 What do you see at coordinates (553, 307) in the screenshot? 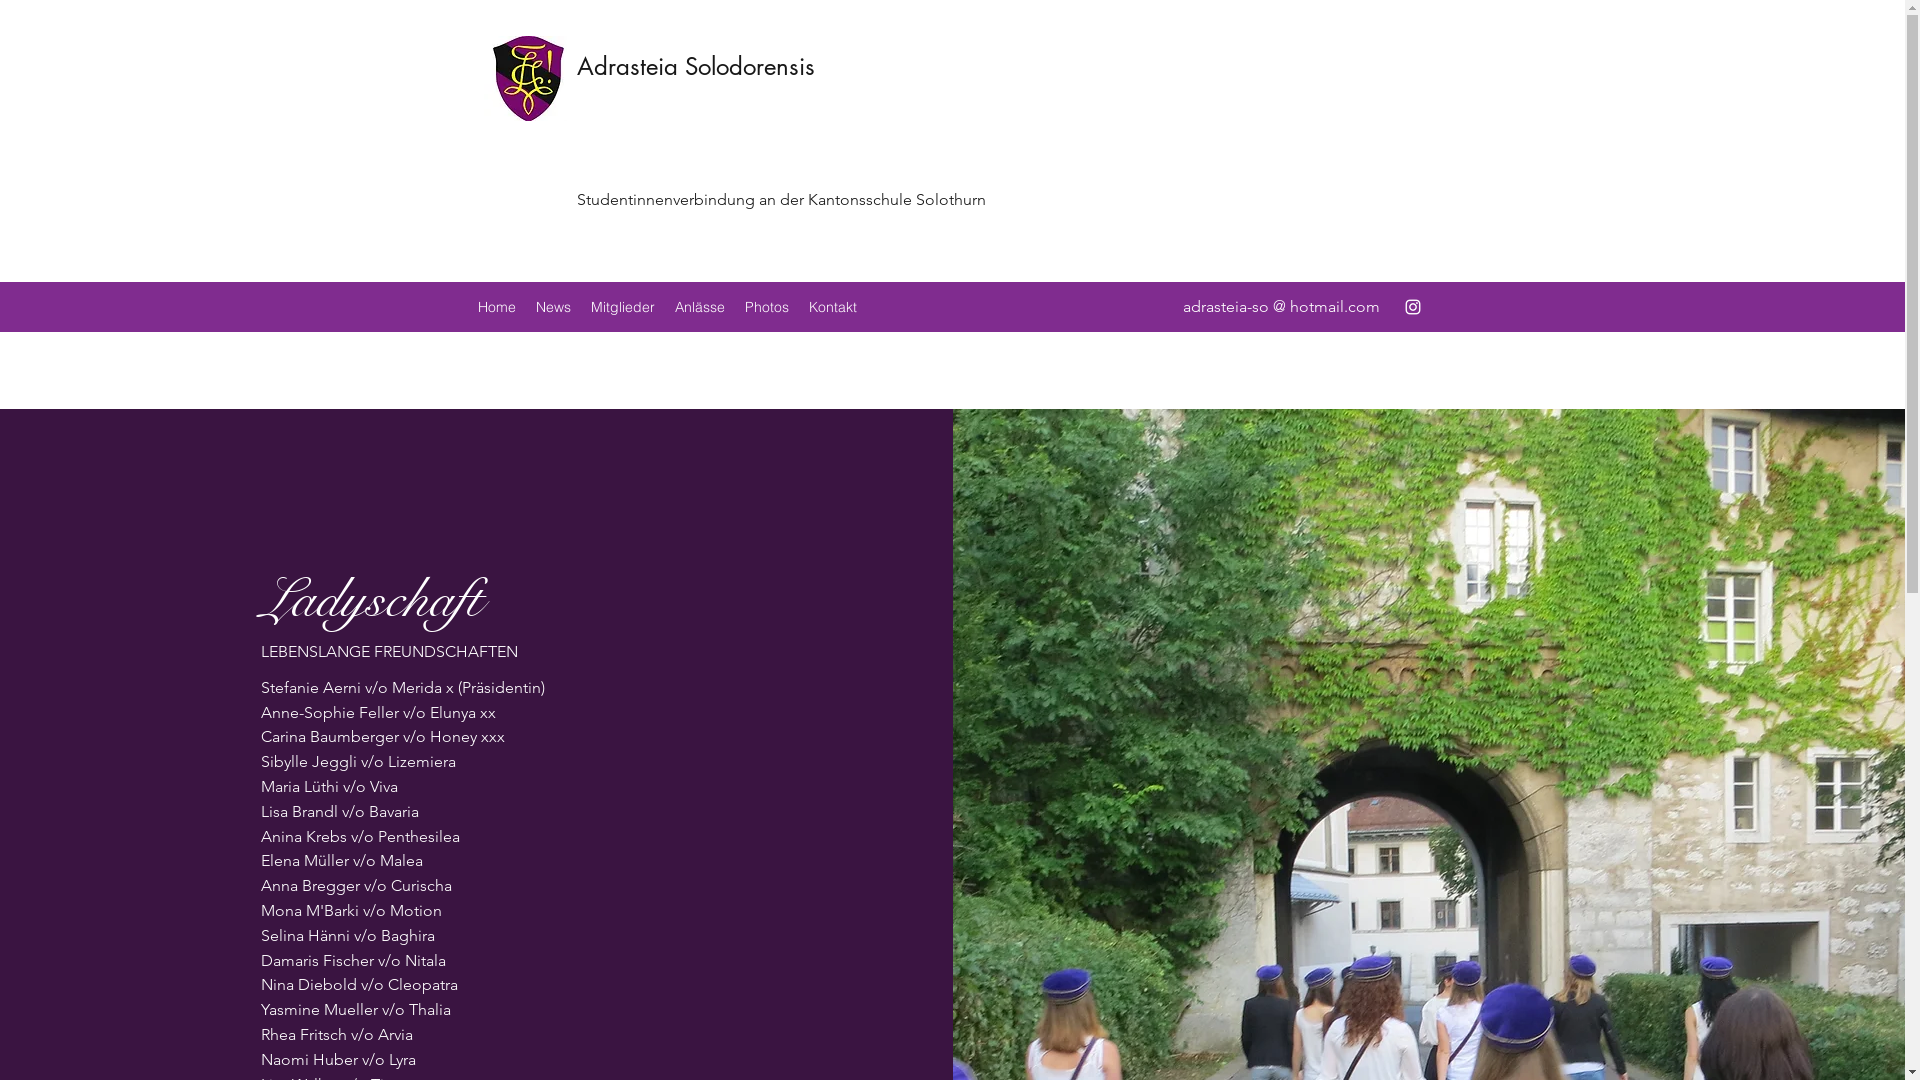
I see `'News'` at bounding box center [553, 307].